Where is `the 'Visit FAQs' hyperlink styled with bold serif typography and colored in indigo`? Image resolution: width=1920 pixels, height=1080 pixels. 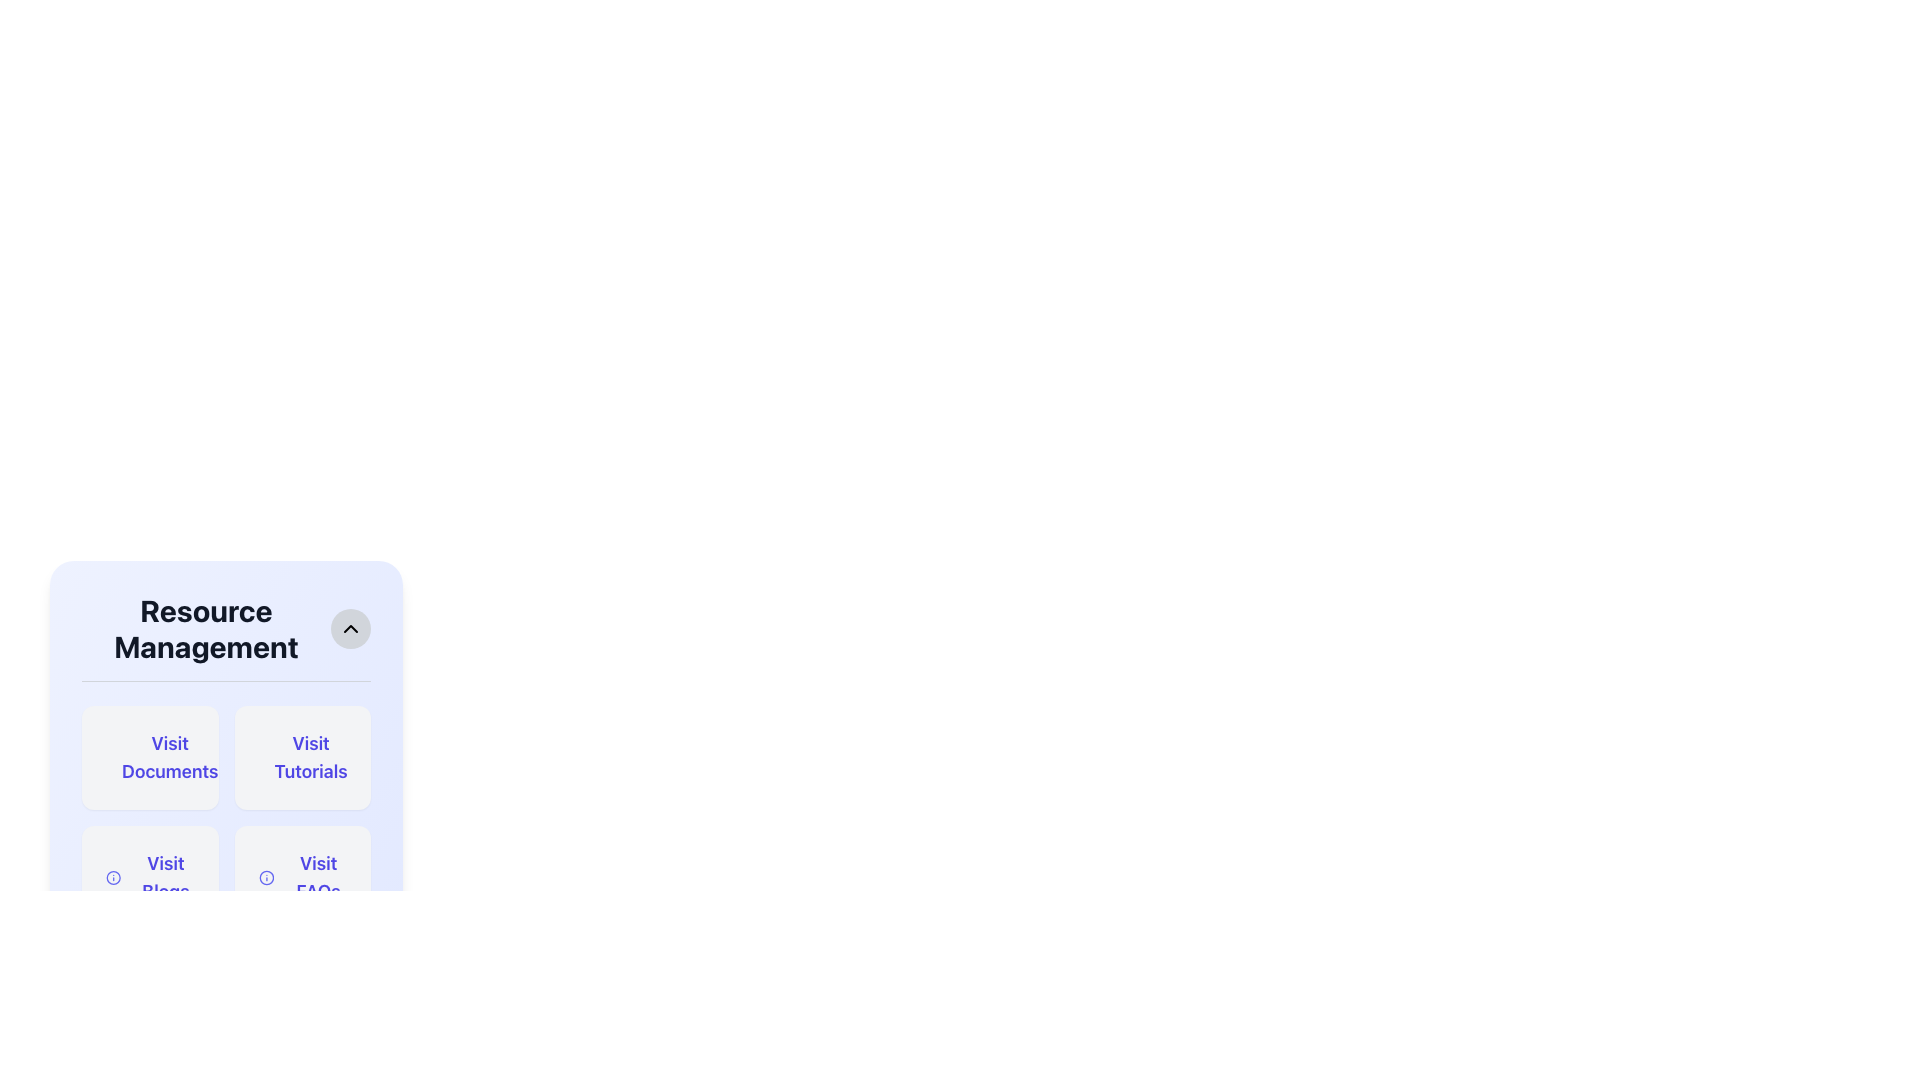 the 'Visit FAQs' hyperlink styled with bold serif typography and colored in indigo is located at coordinates (317, 877).